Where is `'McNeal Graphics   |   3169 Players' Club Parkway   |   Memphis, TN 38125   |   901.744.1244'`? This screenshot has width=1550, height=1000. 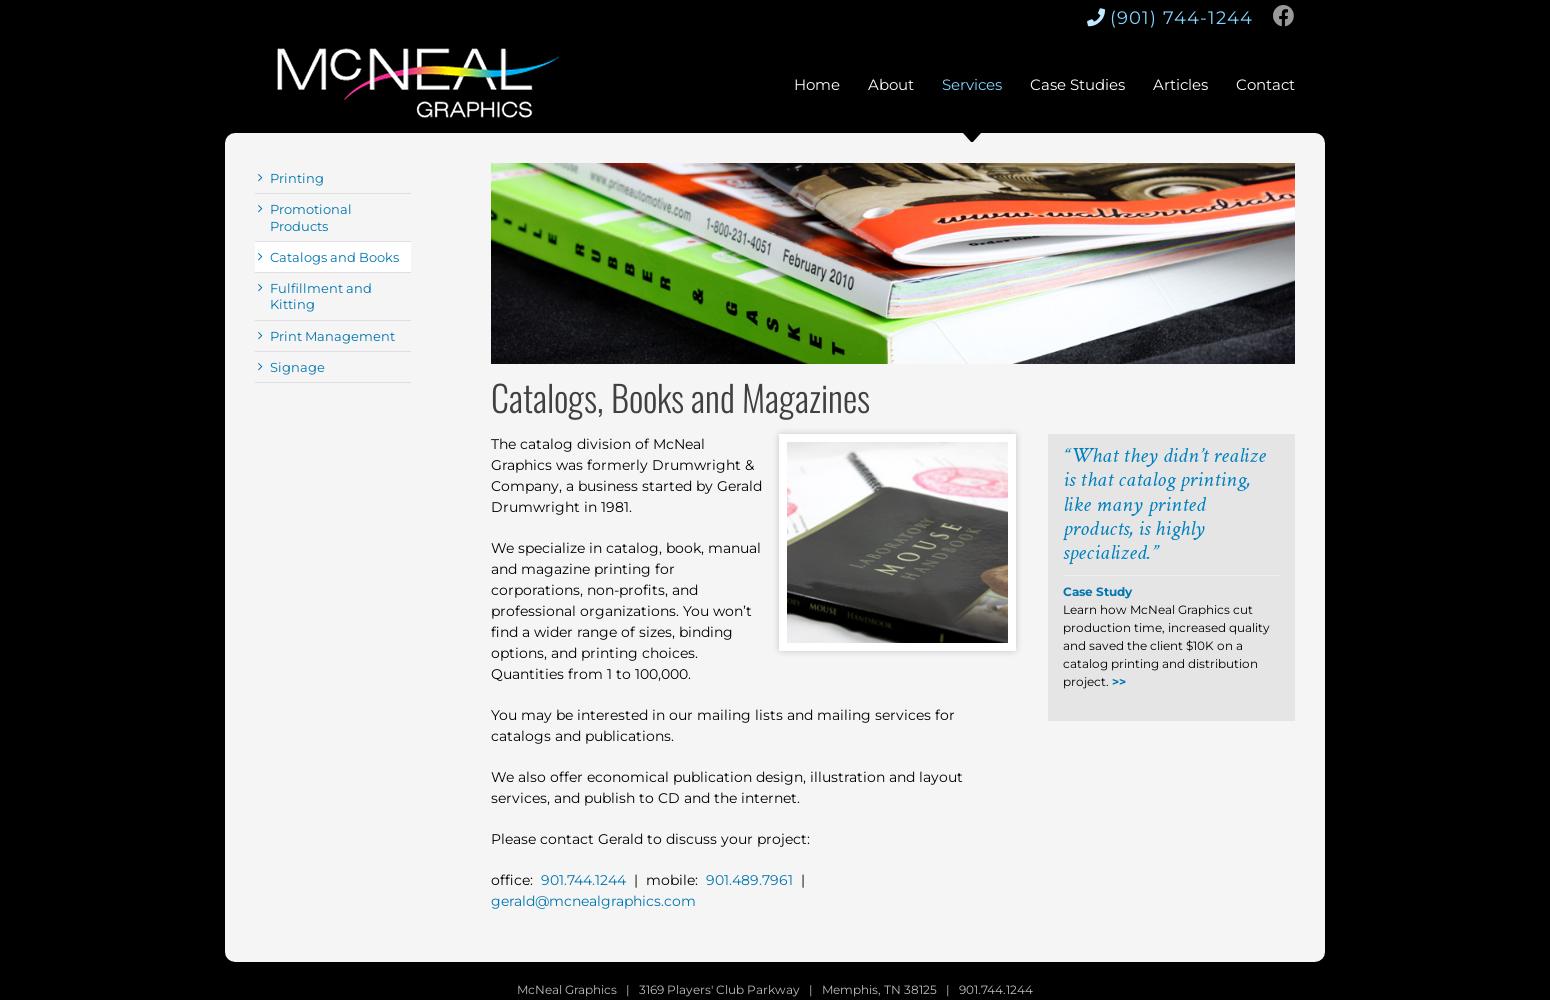
'McNeal Graphics   |   3169 Players' Club Parkway   |   Memphis, TN 38125   |   901.744.1244' is located at coordinates (515, 988).